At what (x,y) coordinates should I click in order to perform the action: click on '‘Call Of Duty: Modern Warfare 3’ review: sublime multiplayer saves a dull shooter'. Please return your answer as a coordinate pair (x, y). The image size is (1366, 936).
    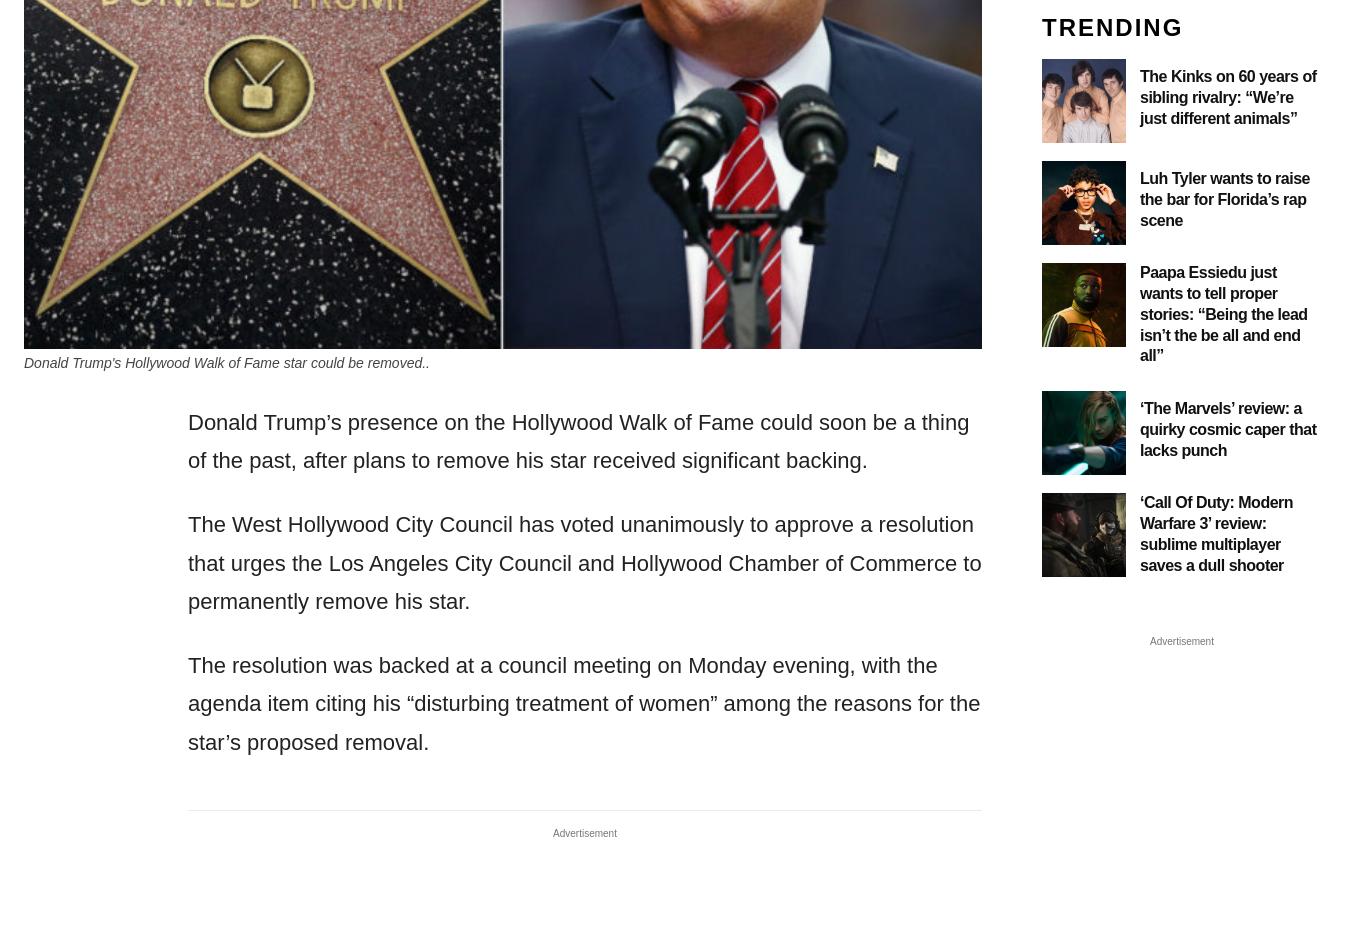
    Looking at the image, I should click on (1216, 533).